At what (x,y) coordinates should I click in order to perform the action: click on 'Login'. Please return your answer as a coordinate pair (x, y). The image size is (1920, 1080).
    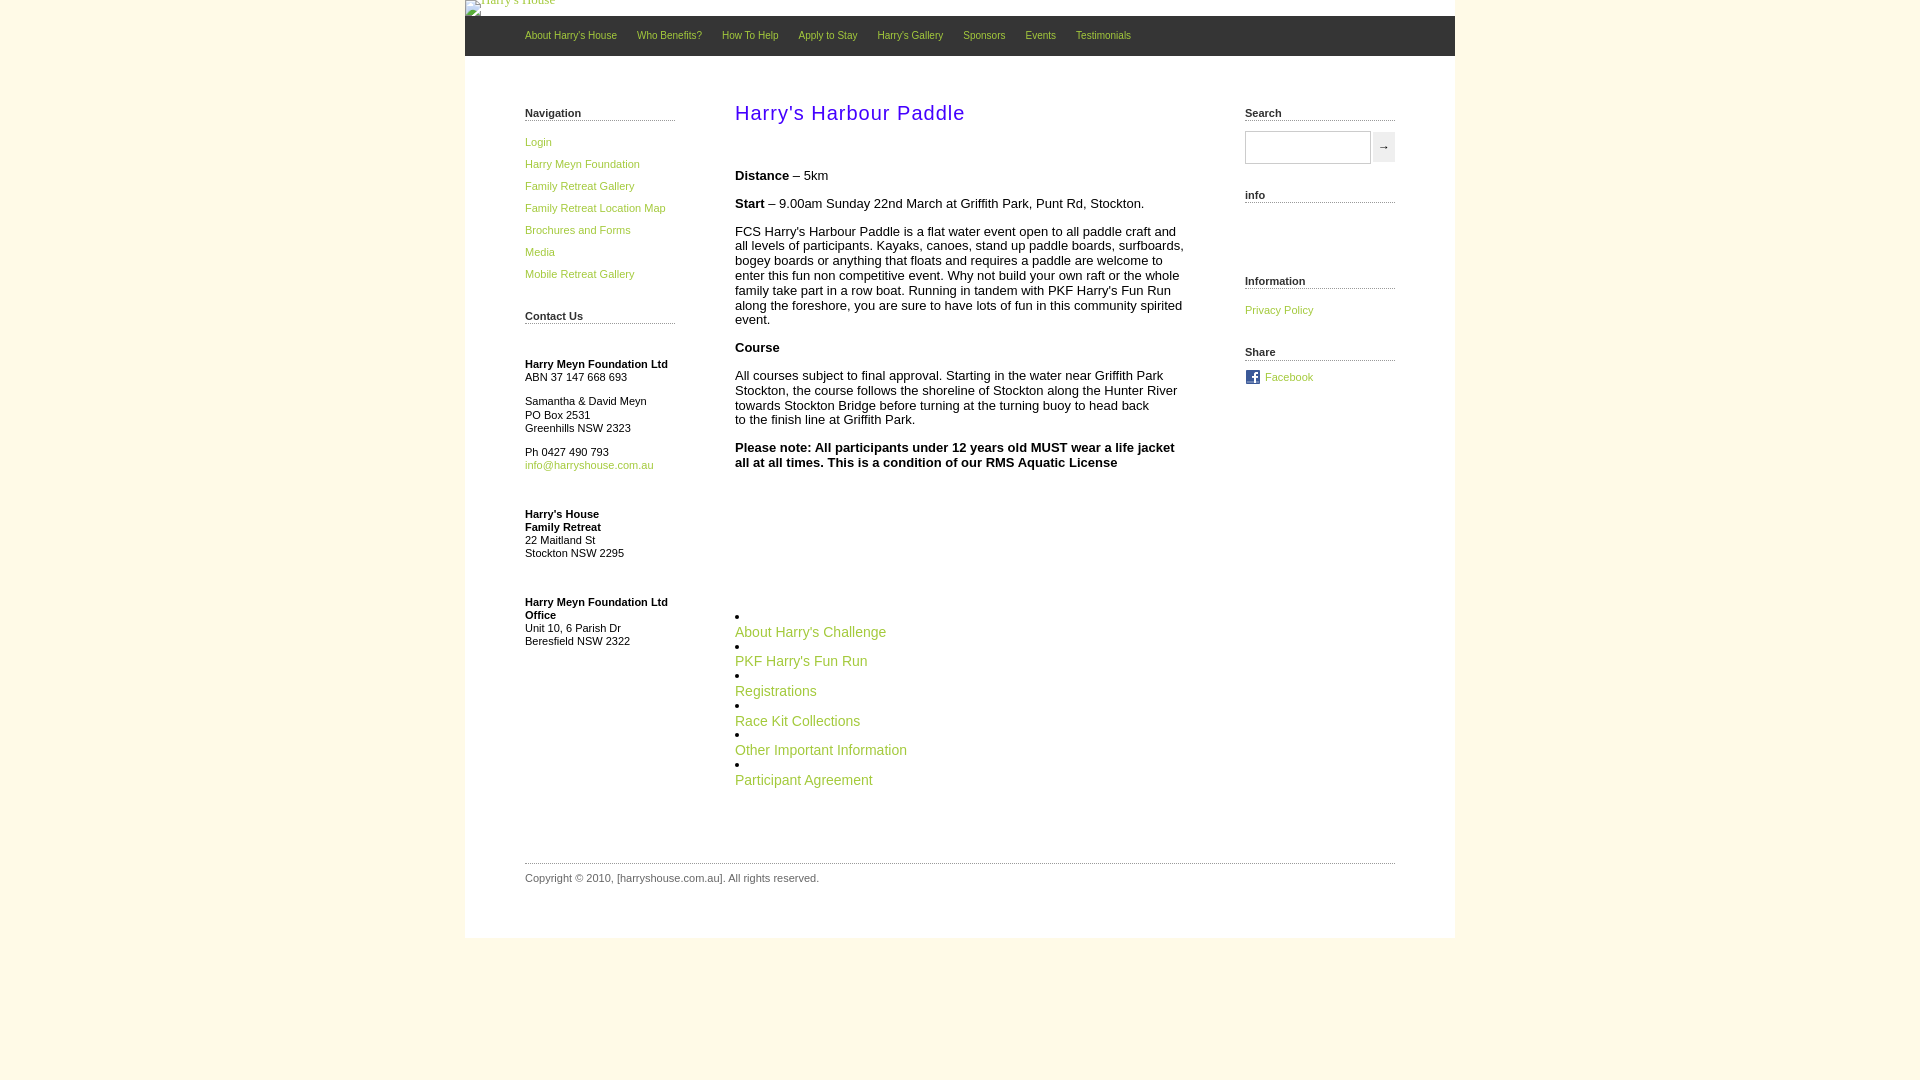
    Looking at the image, I should click on (524, 141).